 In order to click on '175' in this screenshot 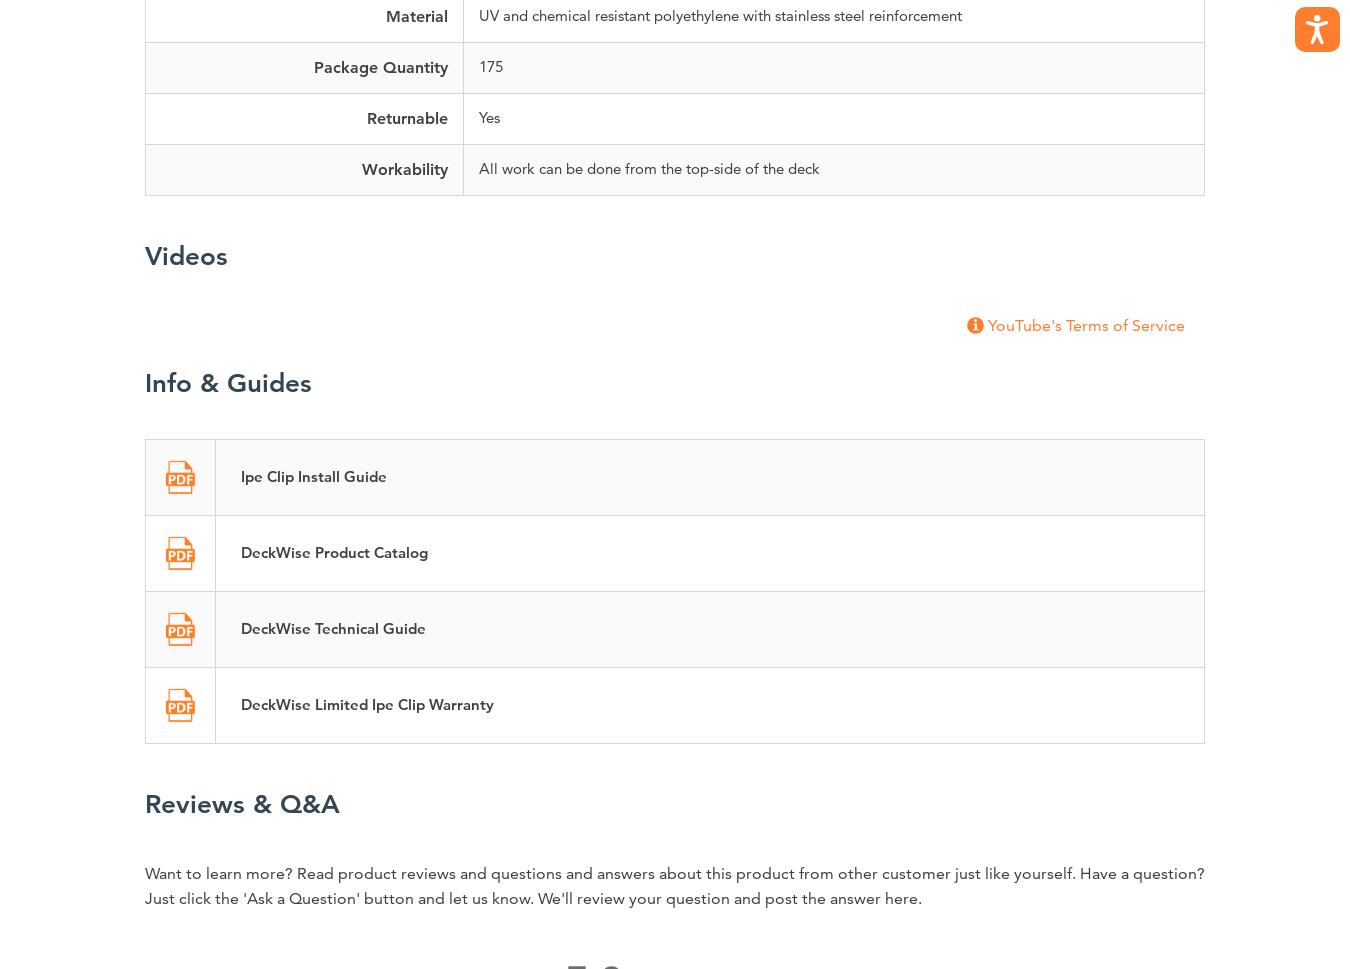, I will do `click(489, 65)`.